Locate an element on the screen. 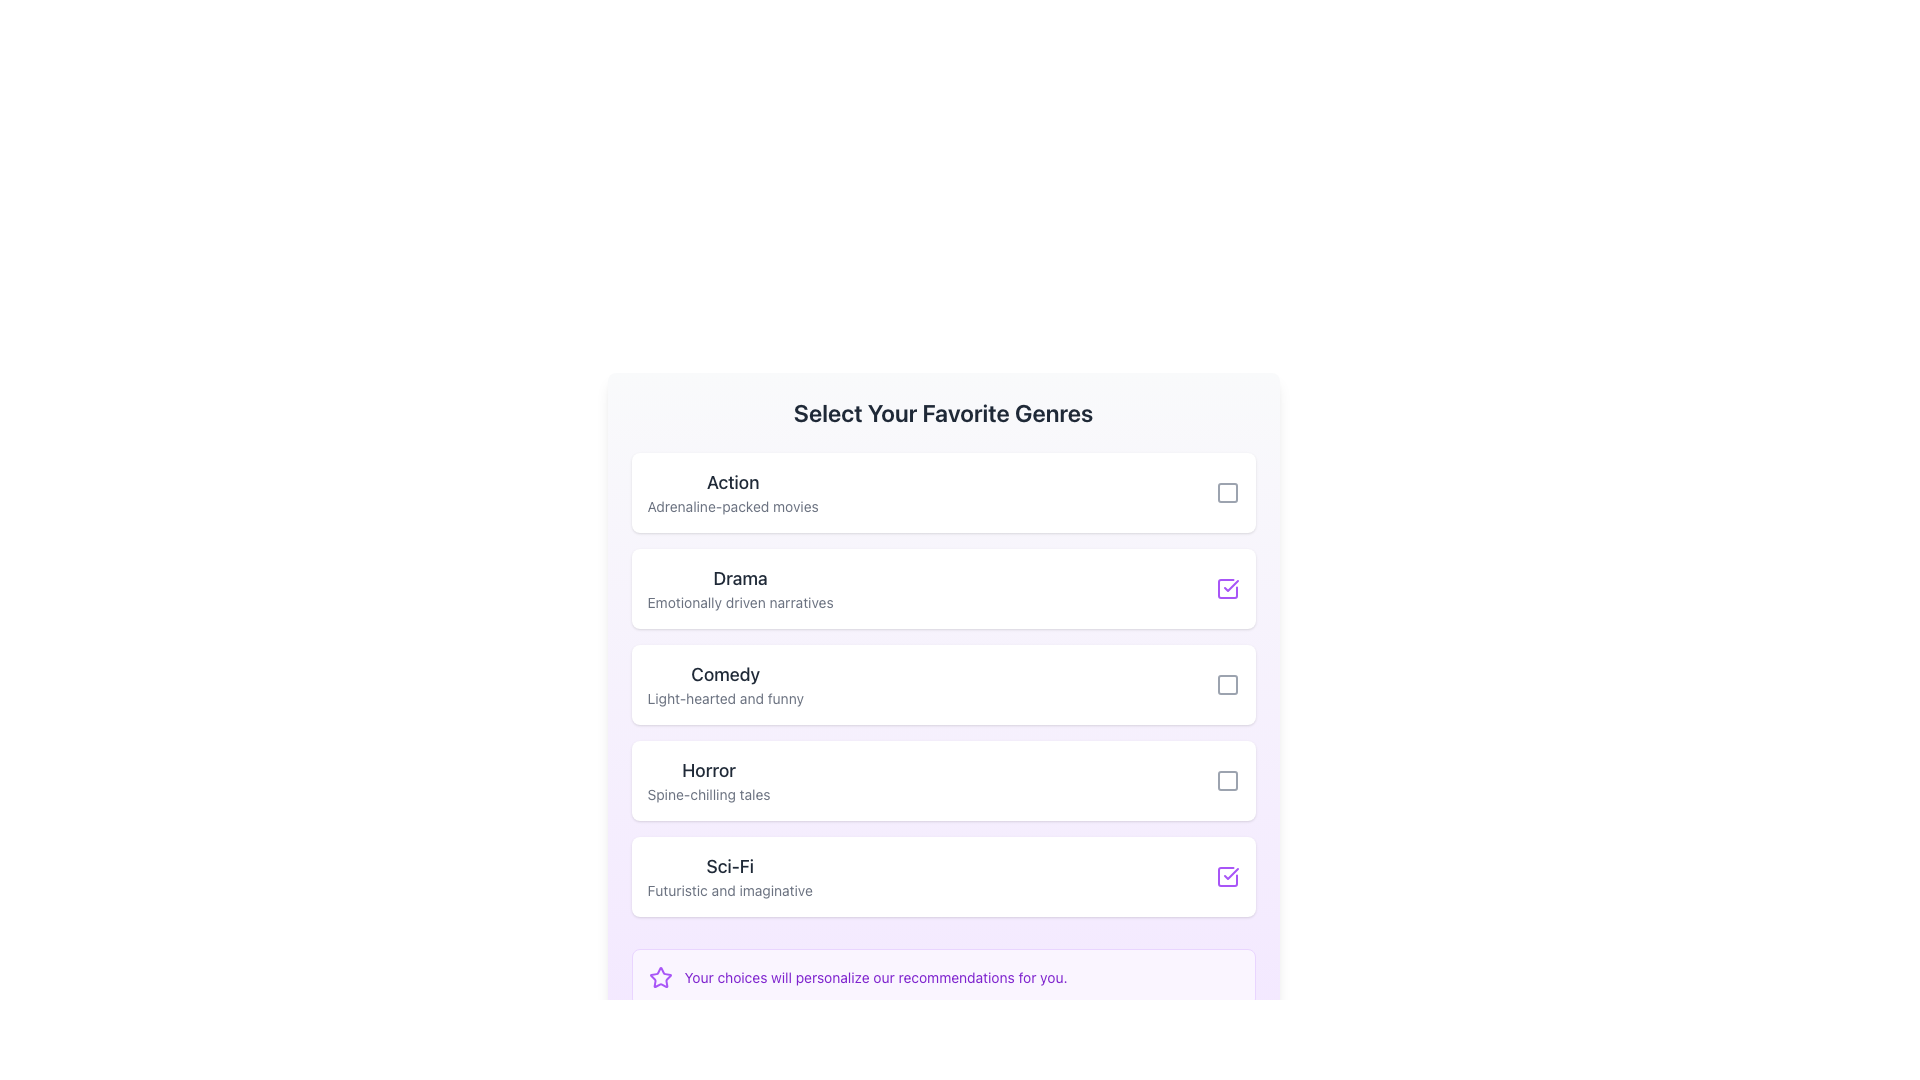 Image resolution: width=1920 pixels, height=1080 pixels. the 'Sci-Fi' Text Group element, which features a bold header and a lighter description, positioned within the fourth card of the 'Select Your Favorite Genres' section is located at coordinates (729, 875).